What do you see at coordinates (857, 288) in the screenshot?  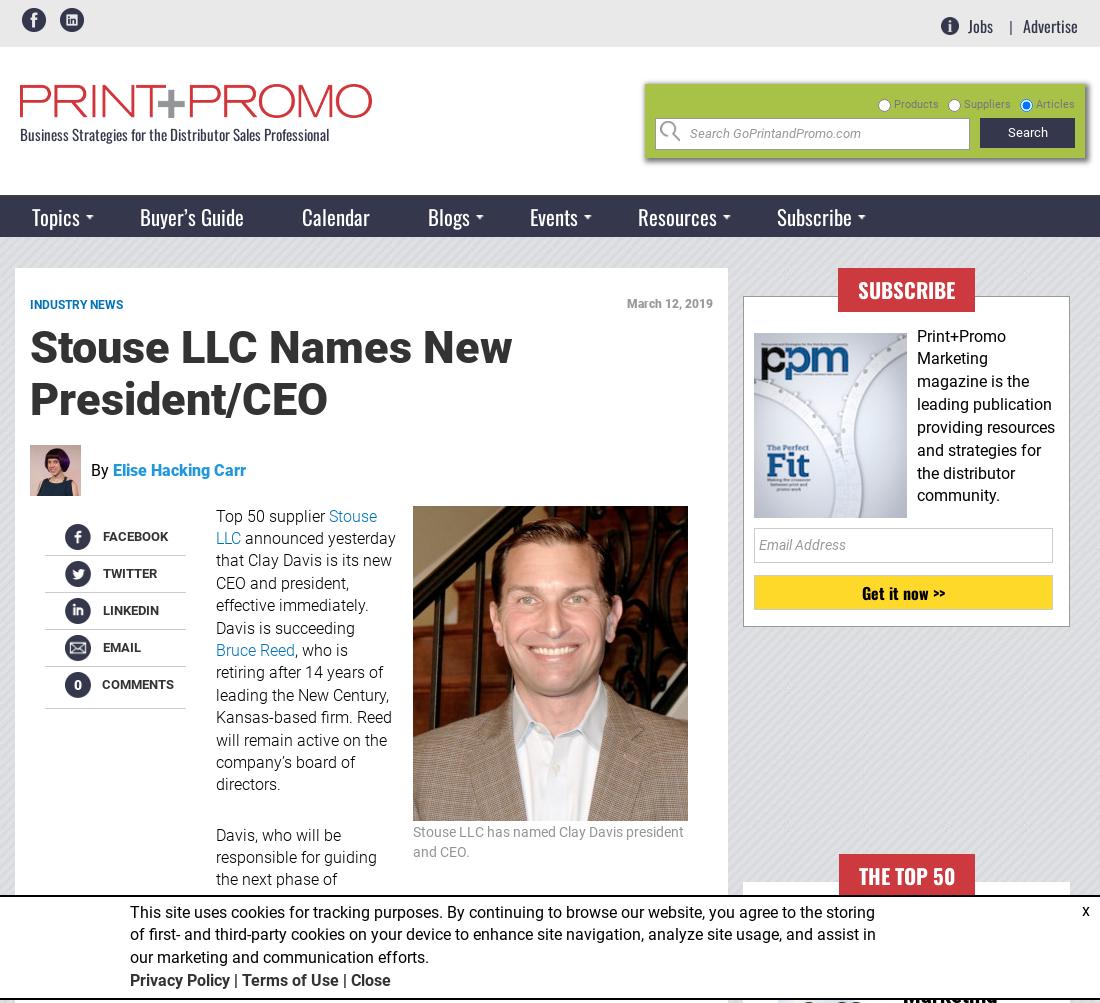 I see `'Subscribe'` at bounding box center [857, 288].